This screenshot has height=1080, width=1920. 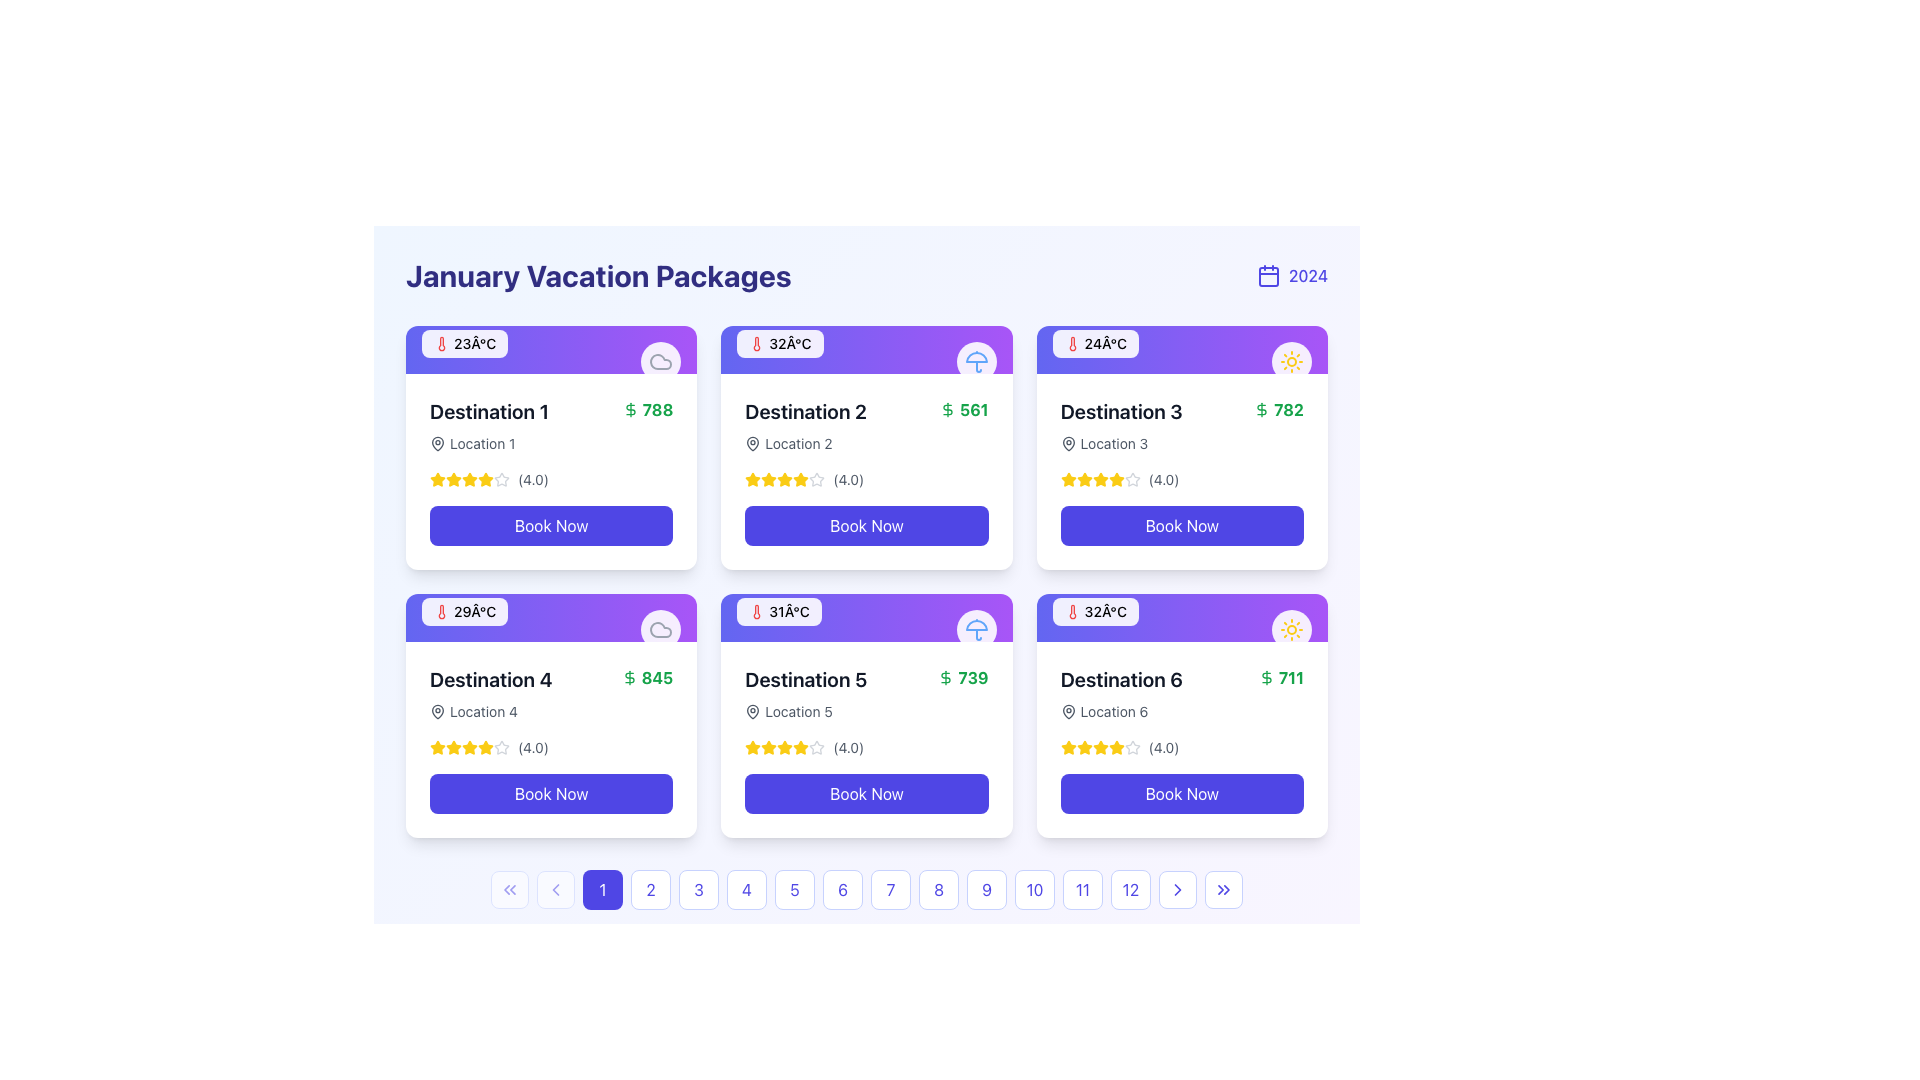 I want to click on the fourth star icon in the rating system for the second vacation package card, which is a thin, outlined star-shaped icon located underneath the title and location description, so click(x=817, y=479).